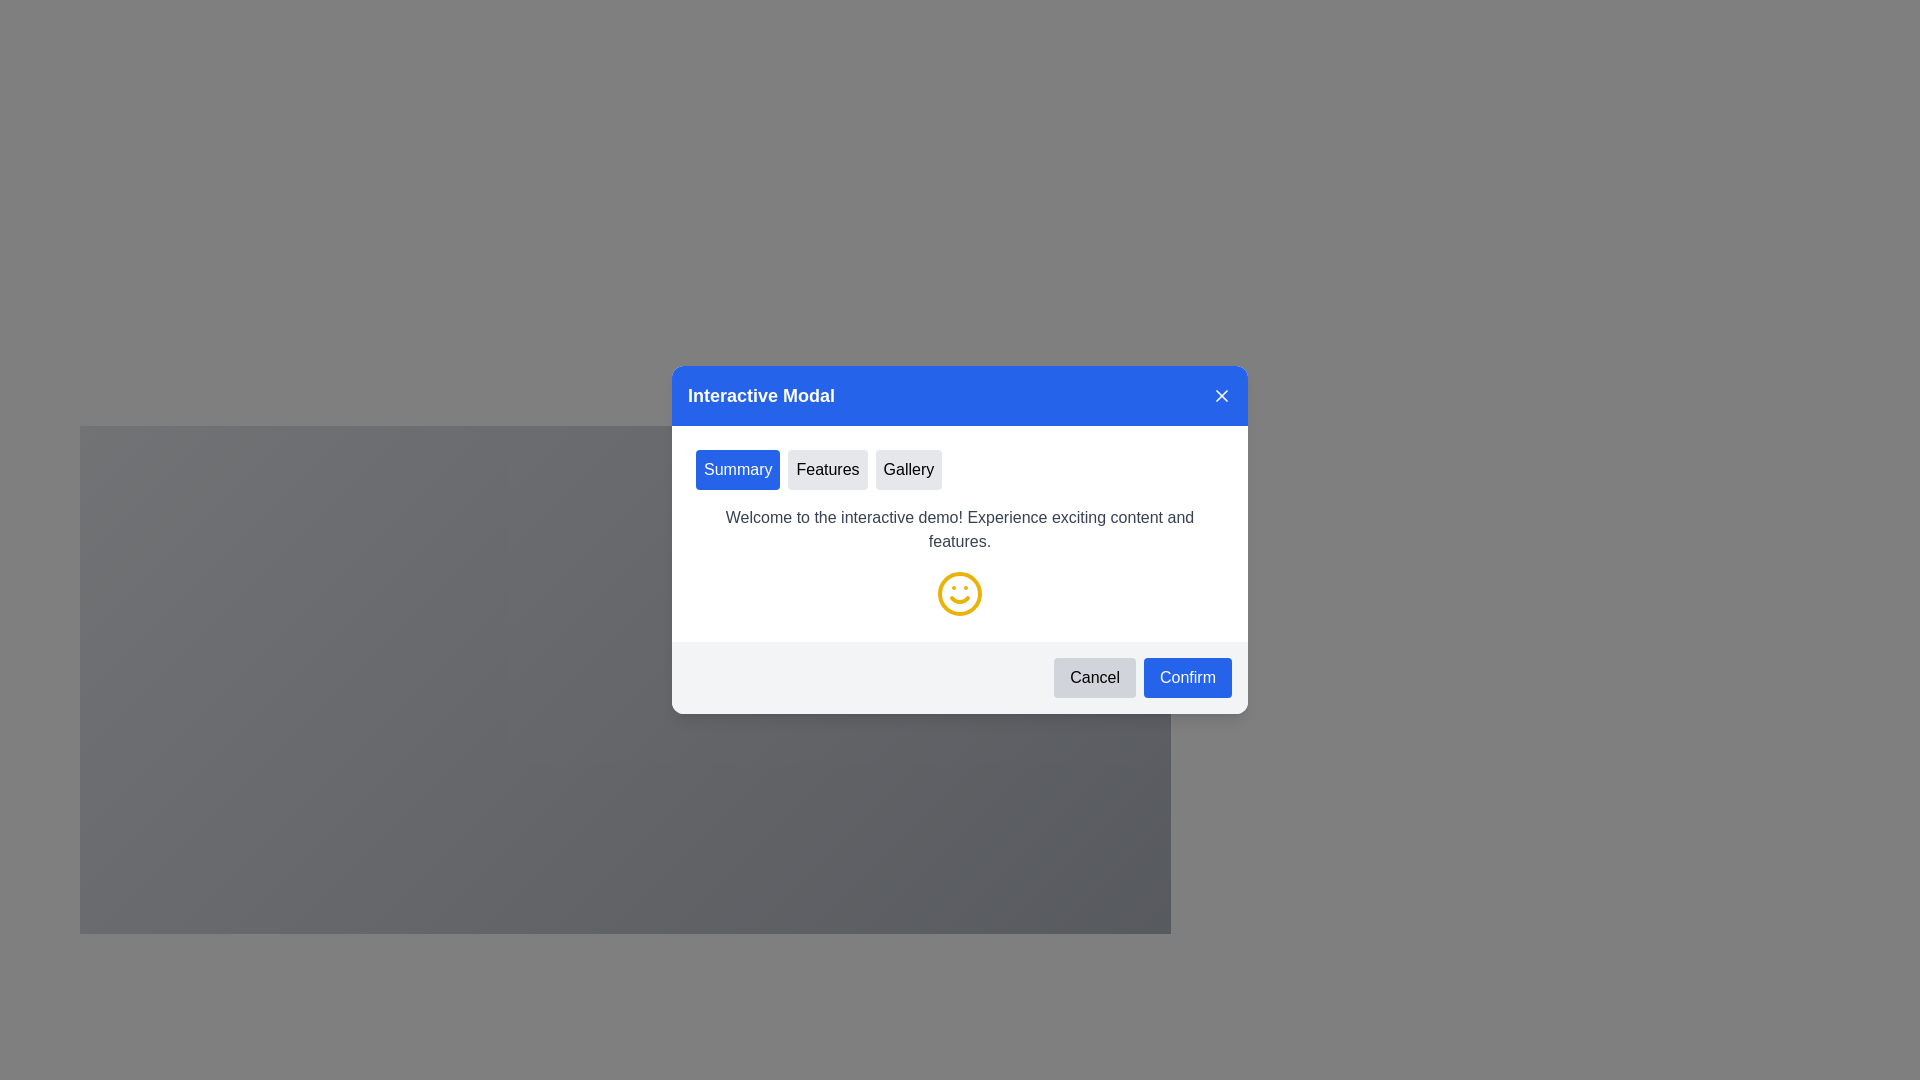  Describe the element at coordinates (960, 528) in the screenshot. I see `informative text element located centrally within the modal dialog, below the navigation tabs labeled 'Summary', 'Features', and 'Gallery', and above the graphical smiley face icon` at that location.